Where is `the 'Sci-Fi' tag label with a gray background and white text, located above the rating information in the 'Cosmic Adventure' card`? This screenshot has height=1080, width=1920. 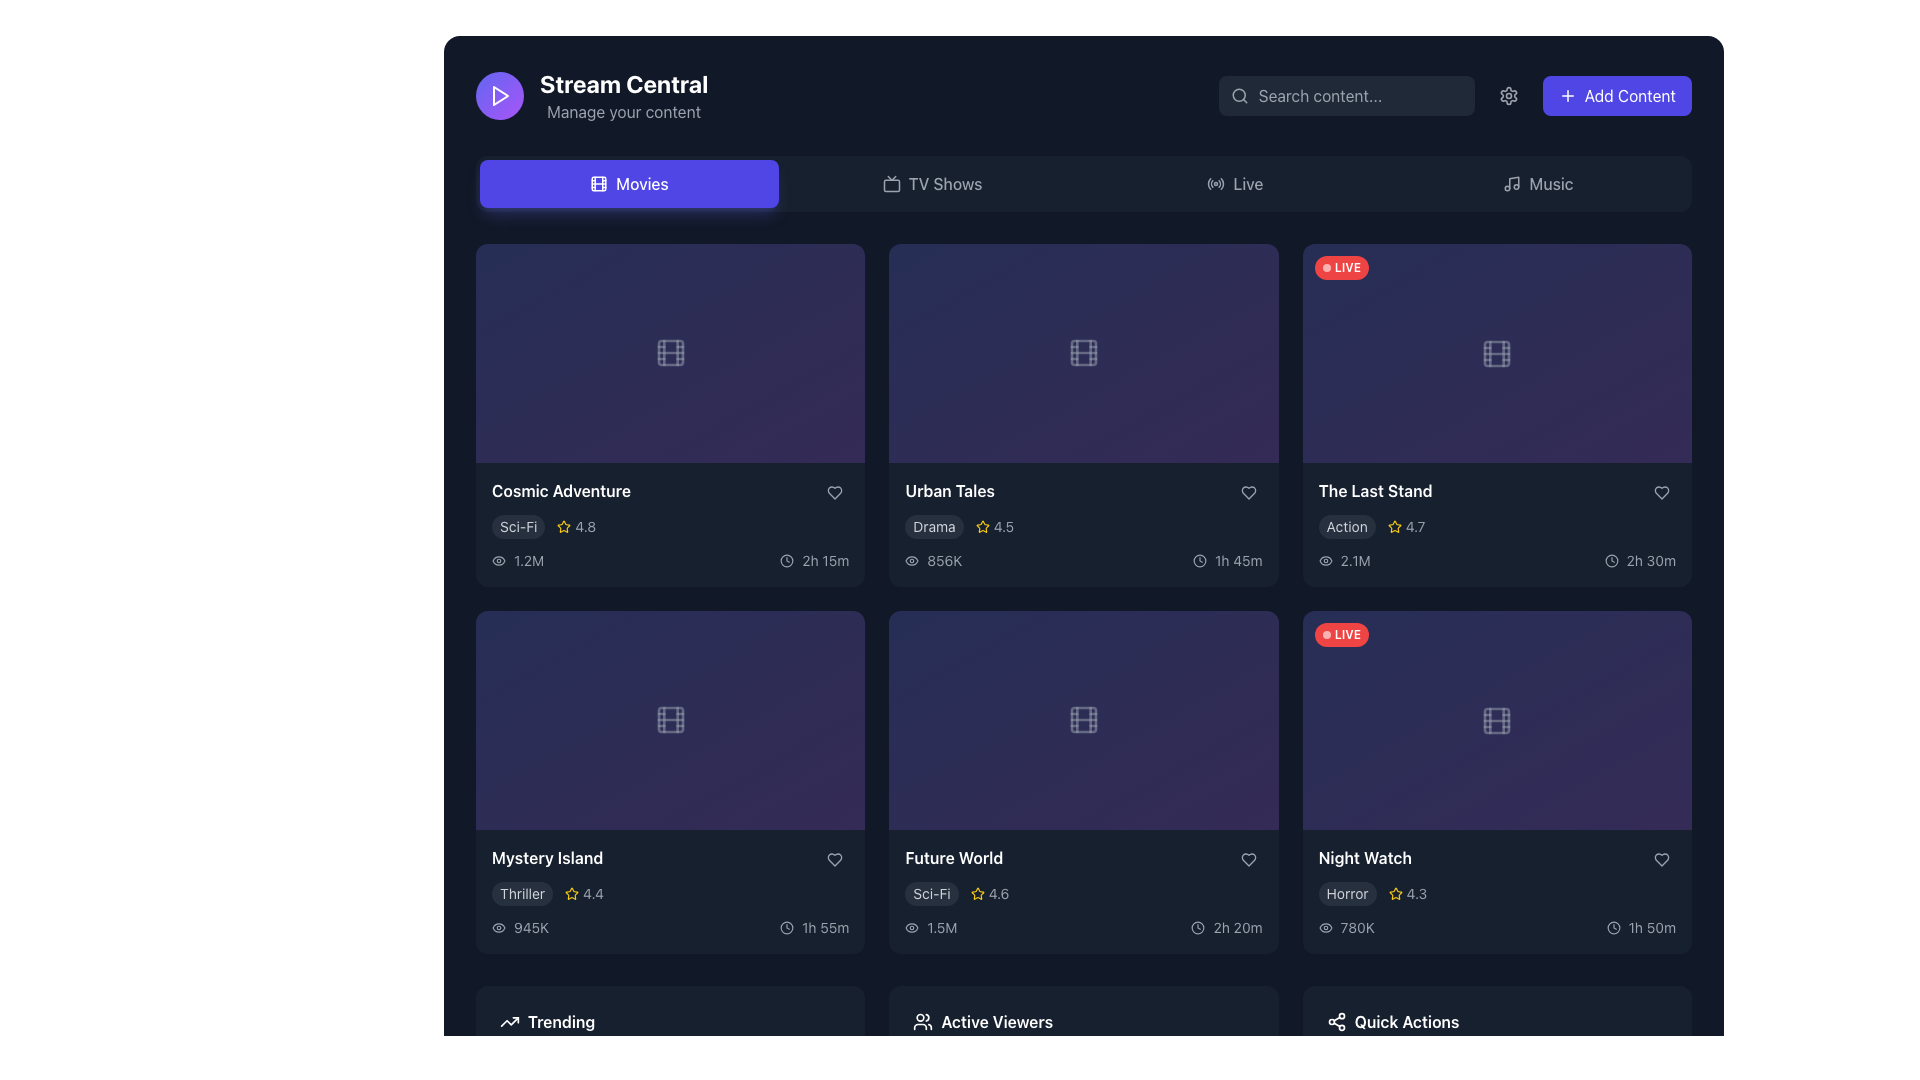
the 'Sci-Fi' tag label with a gray background and white text, located above the rating information in the 'Cosmic Adventure' card is located at coordinates (518, 525).